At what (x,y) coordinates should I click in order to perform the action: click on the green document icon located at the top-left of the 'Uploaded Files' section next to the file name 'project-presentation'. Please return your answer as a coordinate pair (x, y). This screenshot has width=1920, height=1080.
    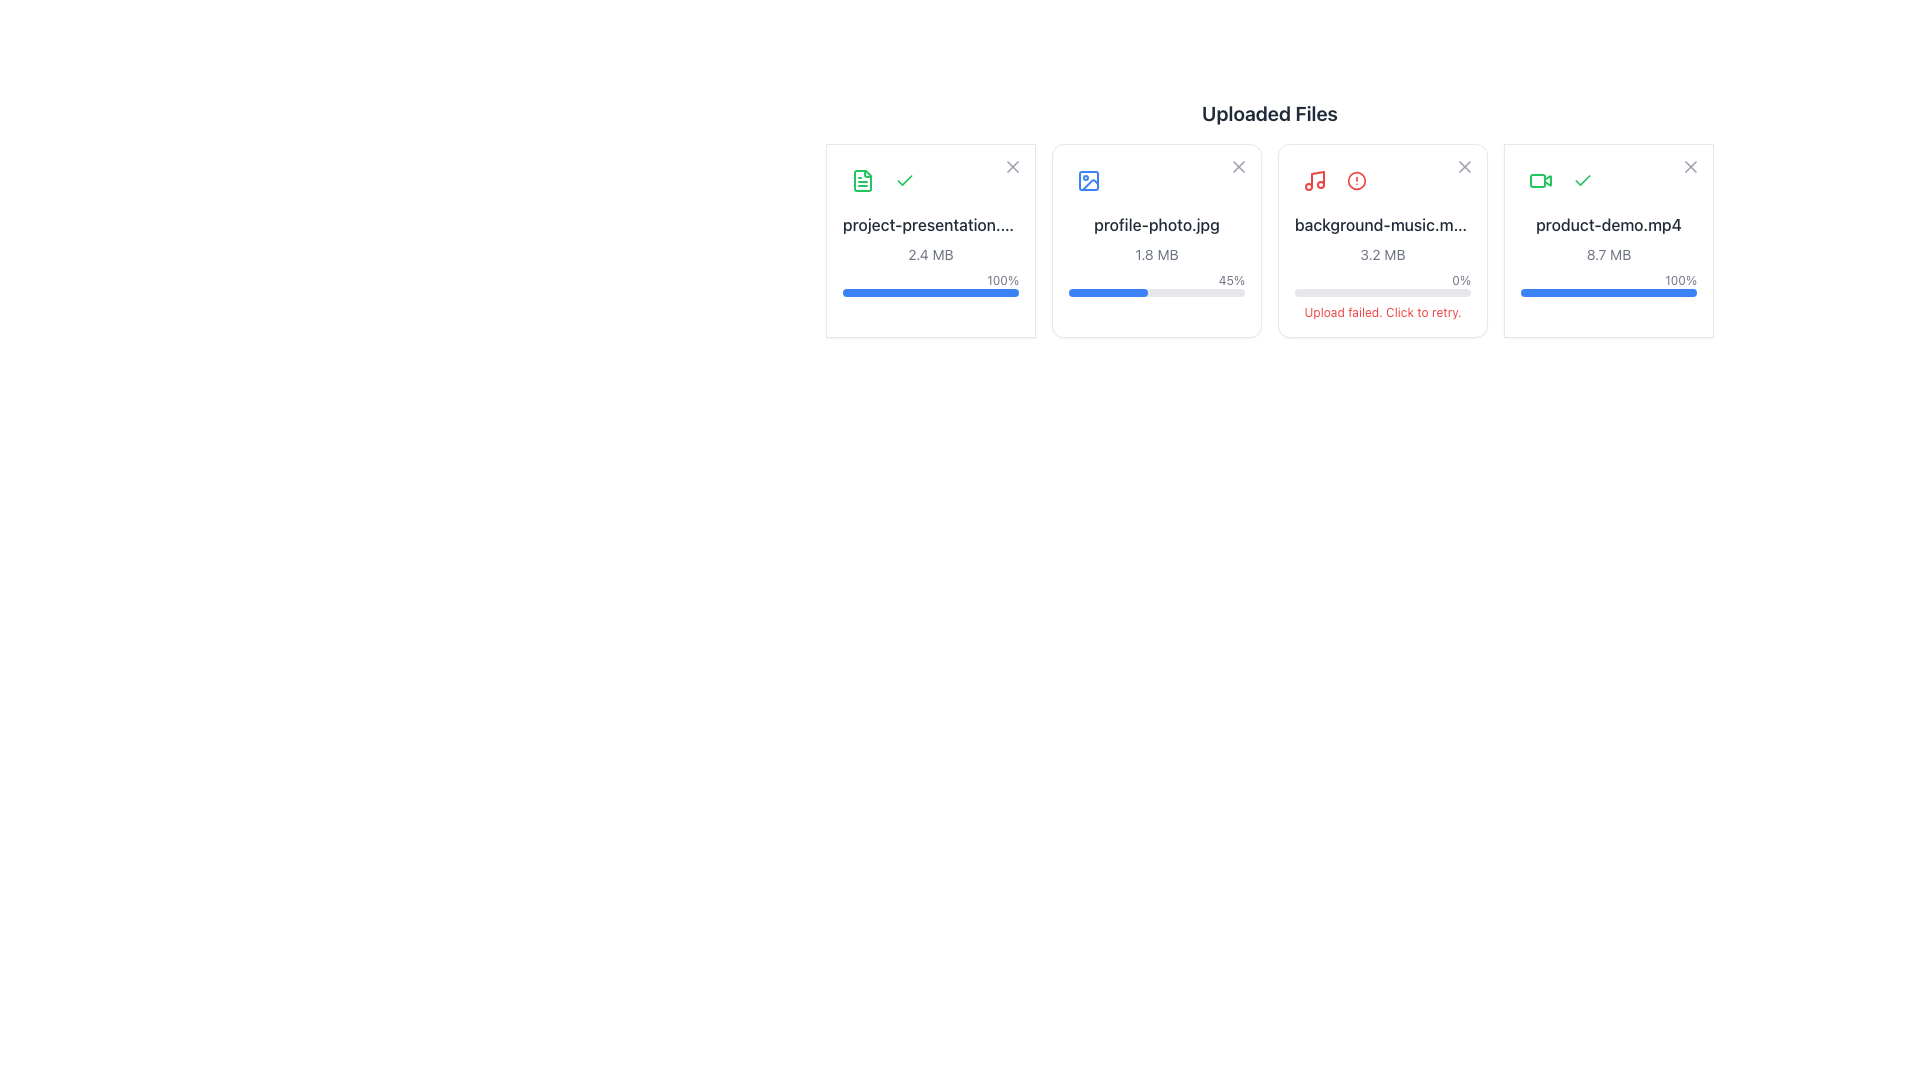
    Looking at the image, I should click on (863, 181).